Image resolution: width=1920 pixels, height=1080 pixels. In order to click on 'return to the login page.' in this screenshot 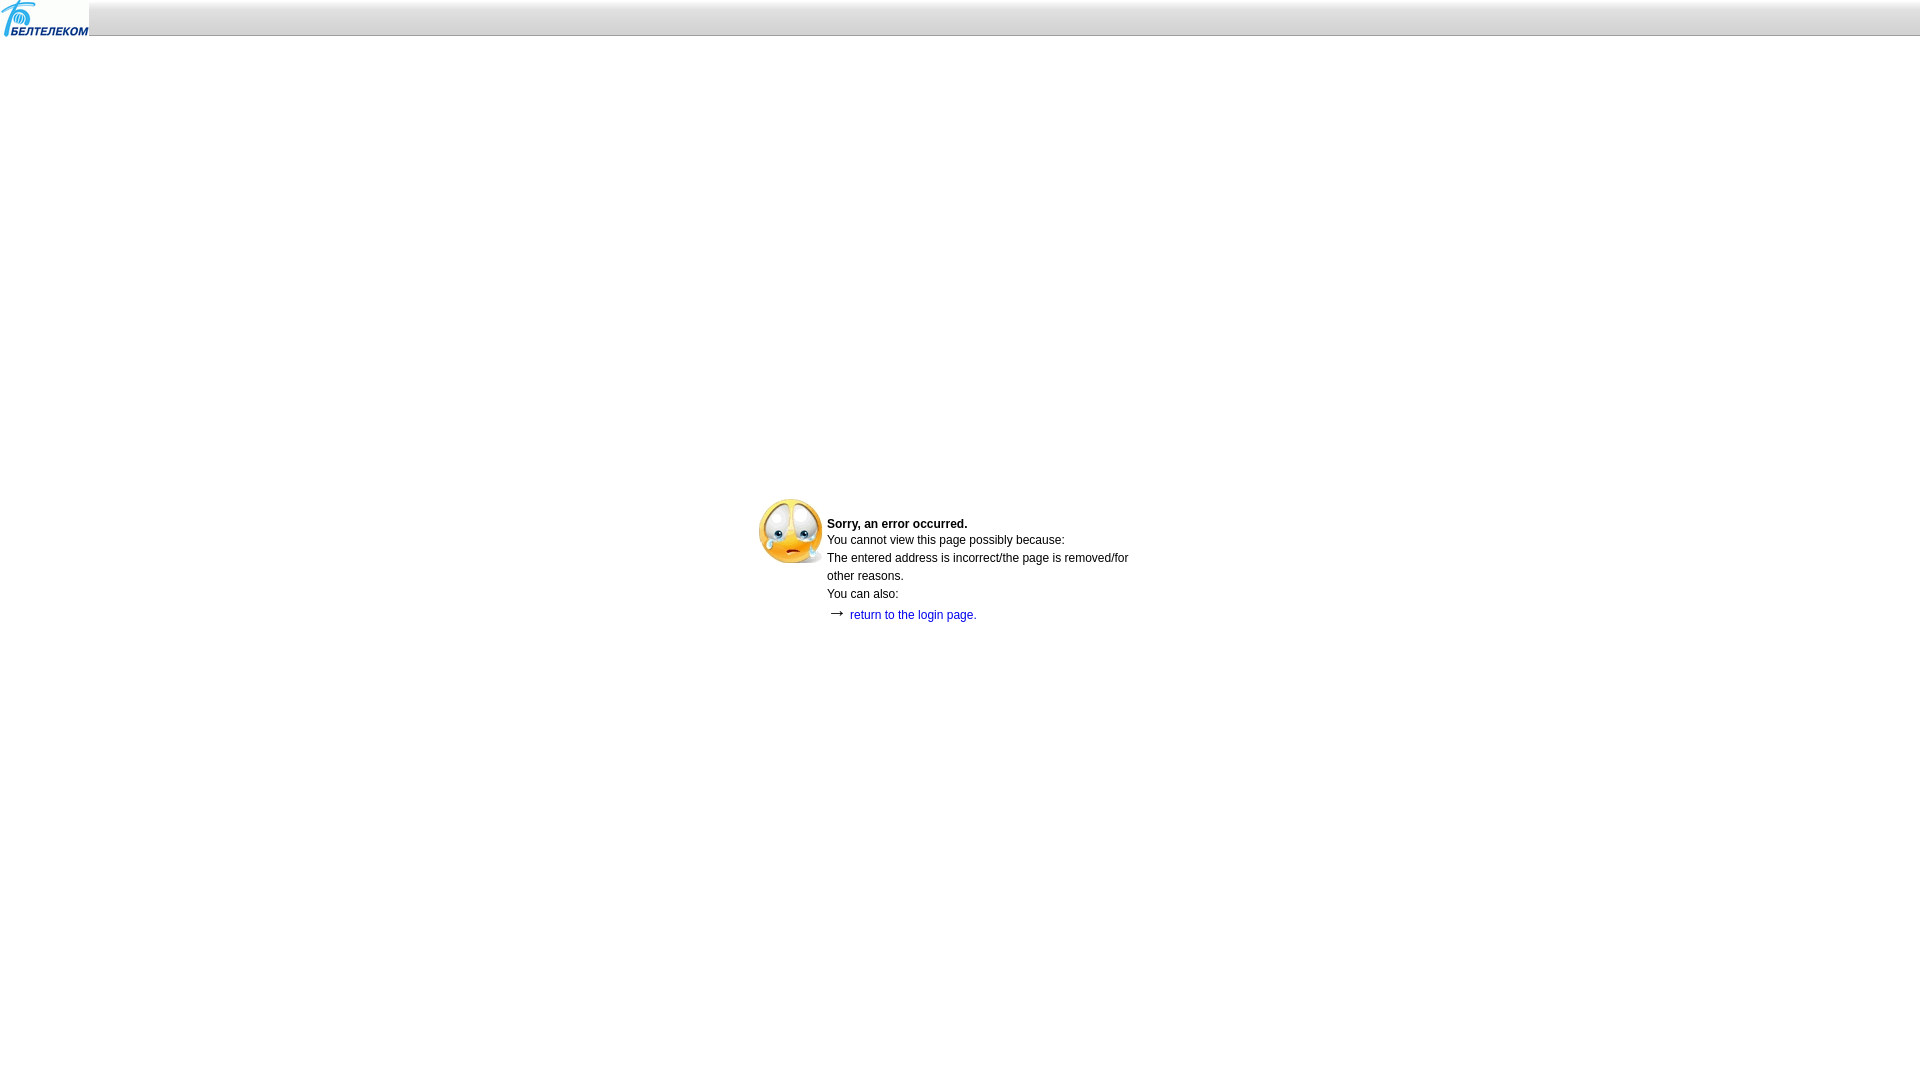, I will do `click(849, 613)`.